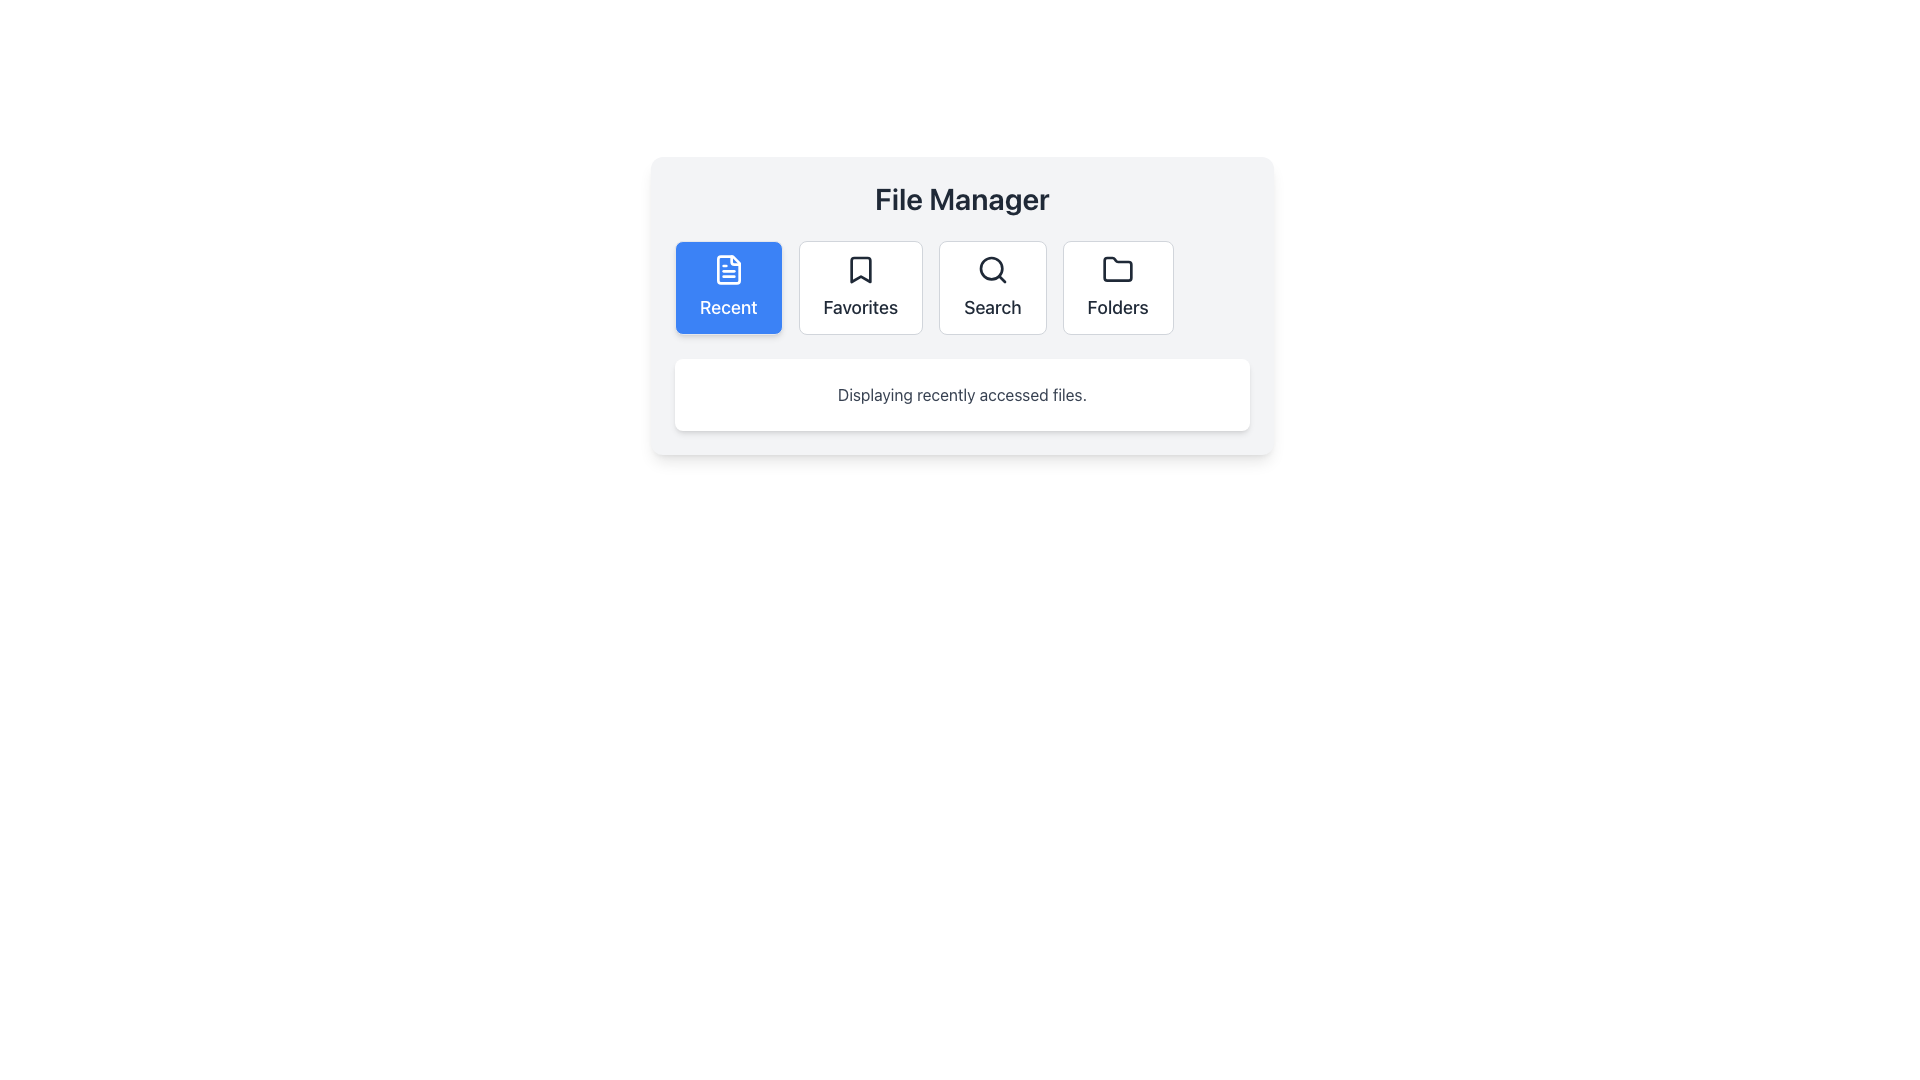 This screenshot has height=1080, width=1920. Describe the element at coordinates (727, 270) in the screenshot. I see `the 'Recent' files icon located in the horizontal navigation bar of the file manager interface` at that location.